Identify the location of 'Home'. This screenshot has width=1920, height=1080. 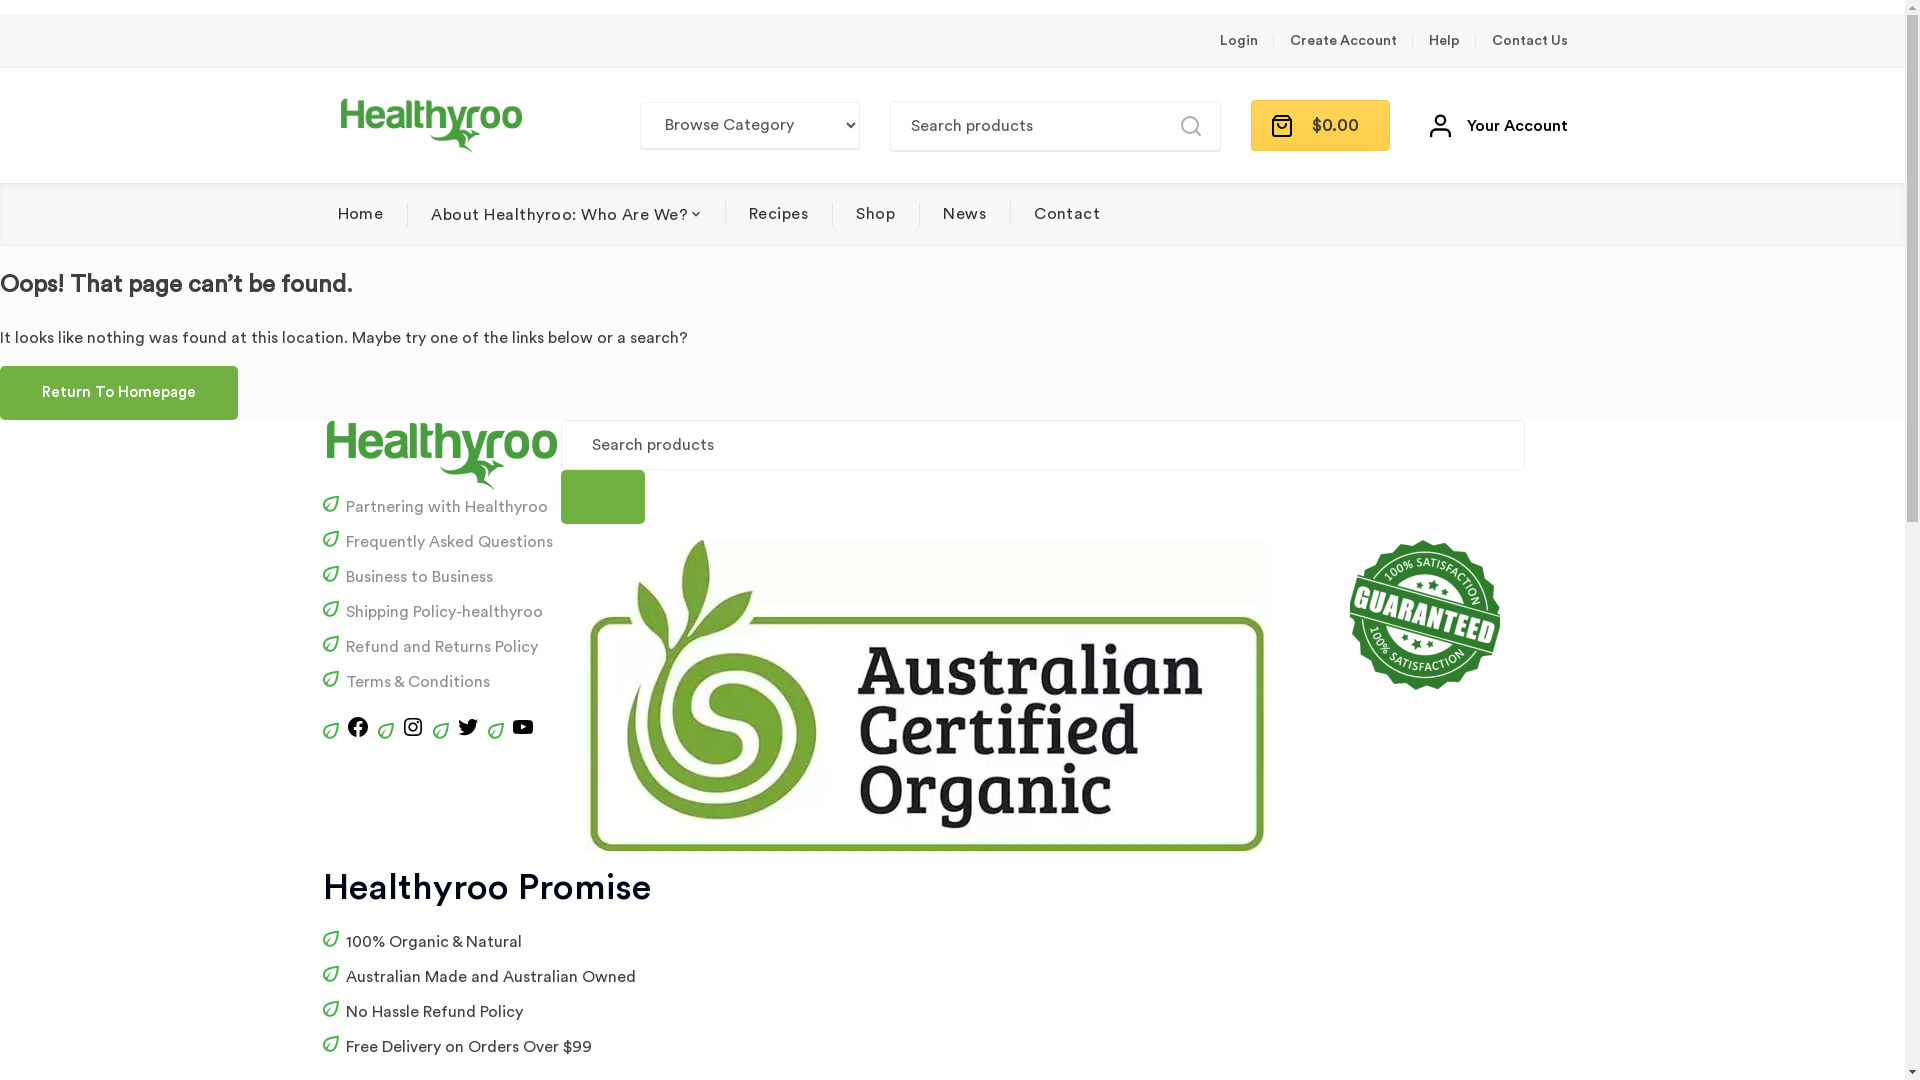
(360, 213).